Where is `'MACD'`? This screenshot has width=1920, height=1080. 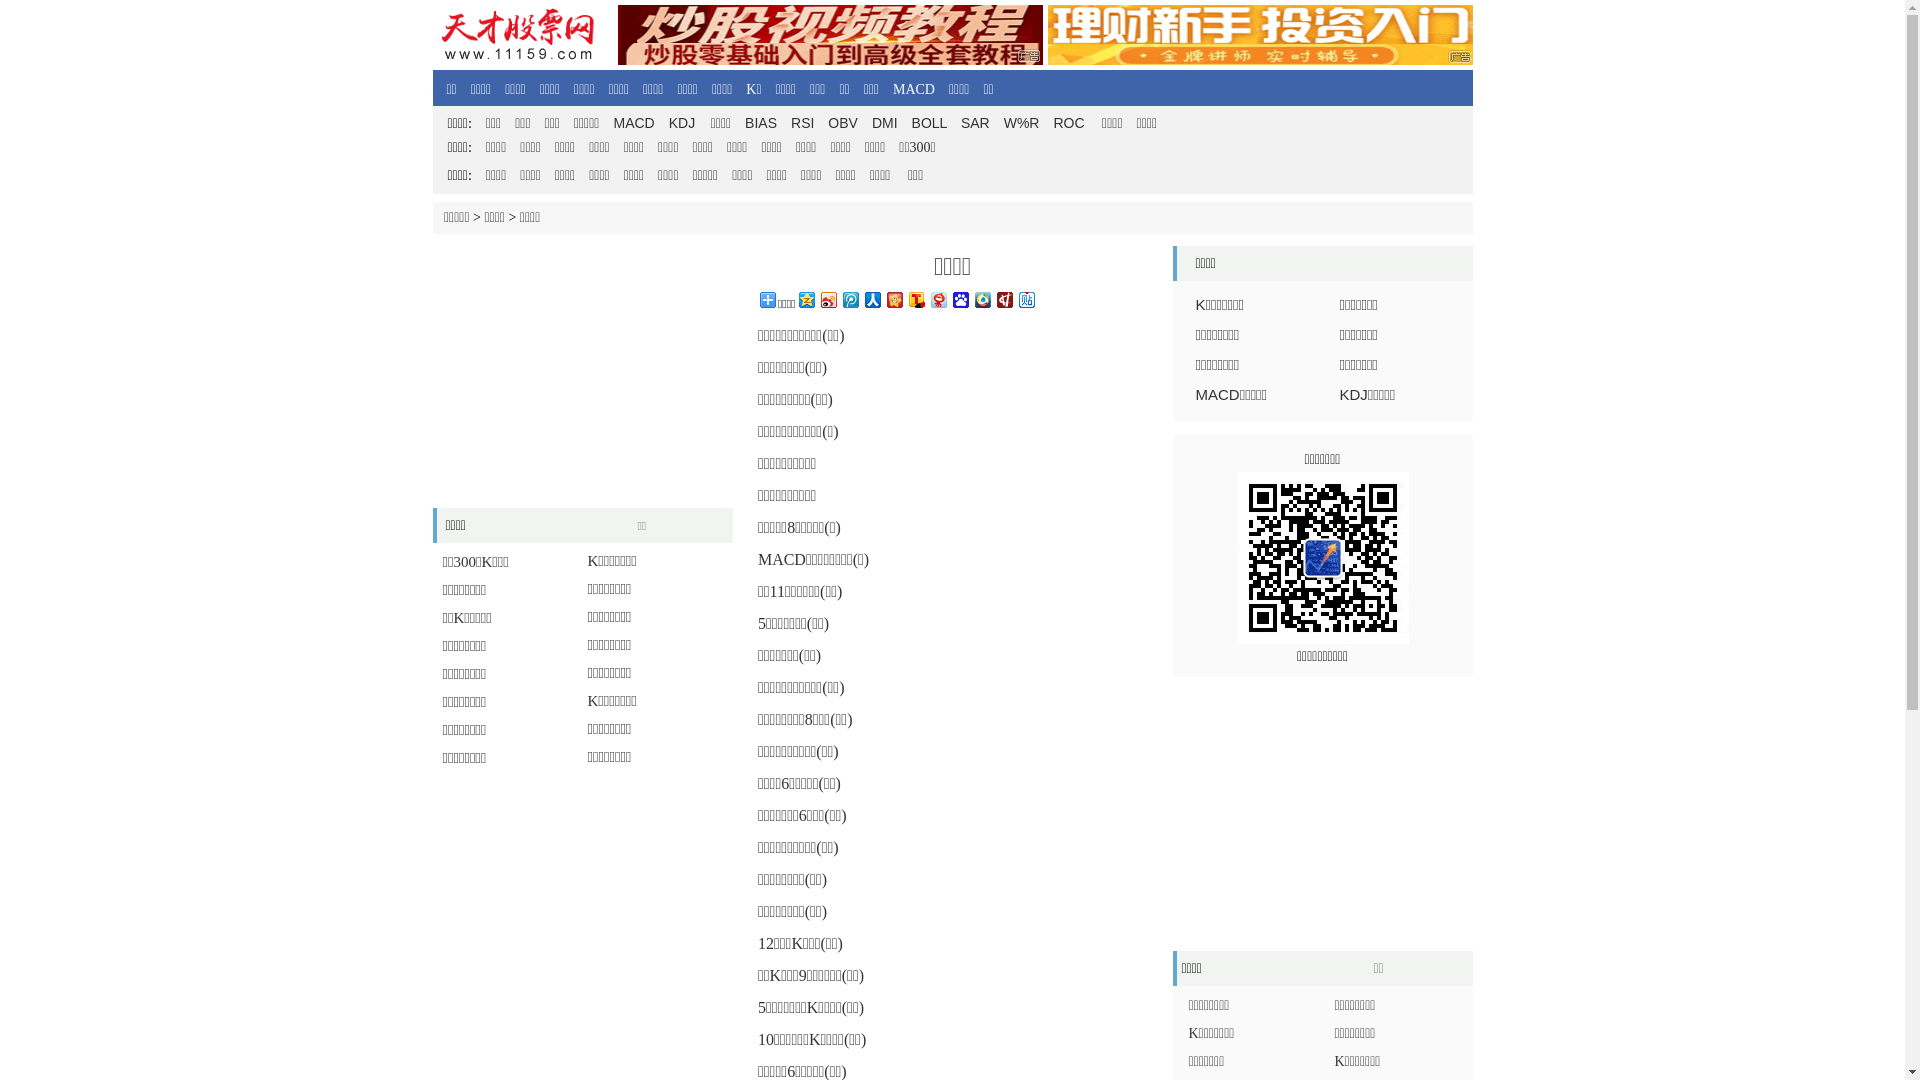 'MACD' is located at coordinates (891, 88).